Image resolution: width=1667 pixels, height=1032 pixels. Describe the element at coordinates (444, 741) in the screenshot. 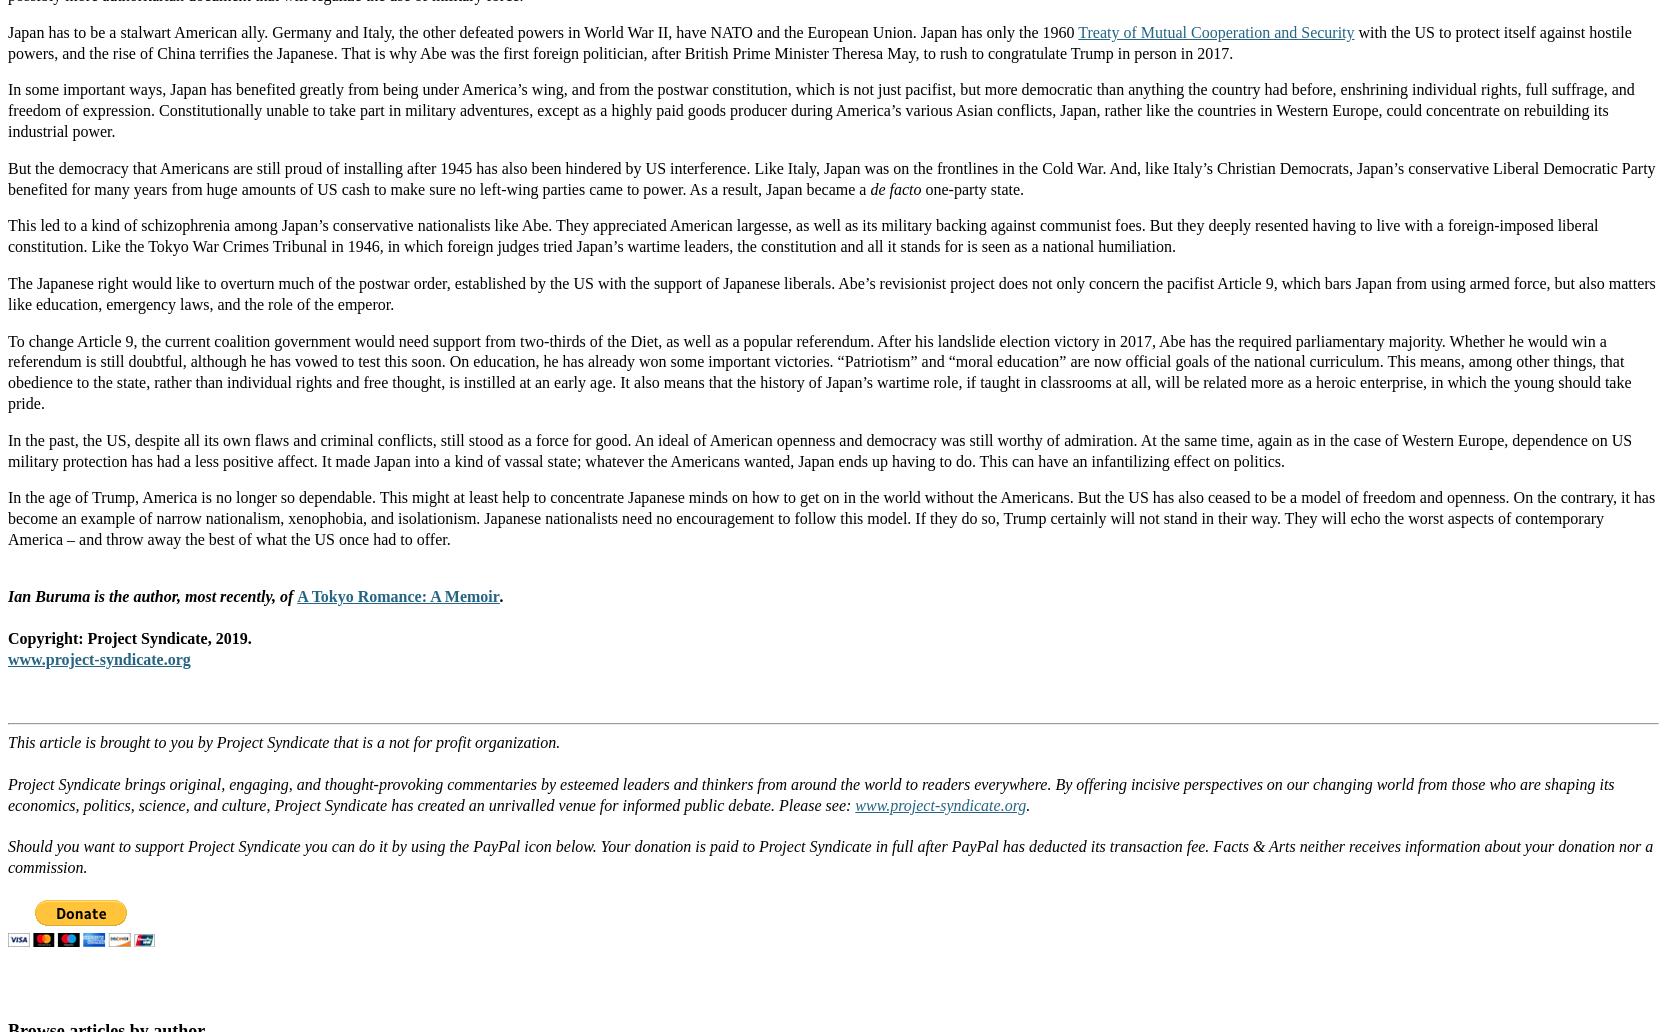

I see `'that is a not for profit organization.'` at that location.